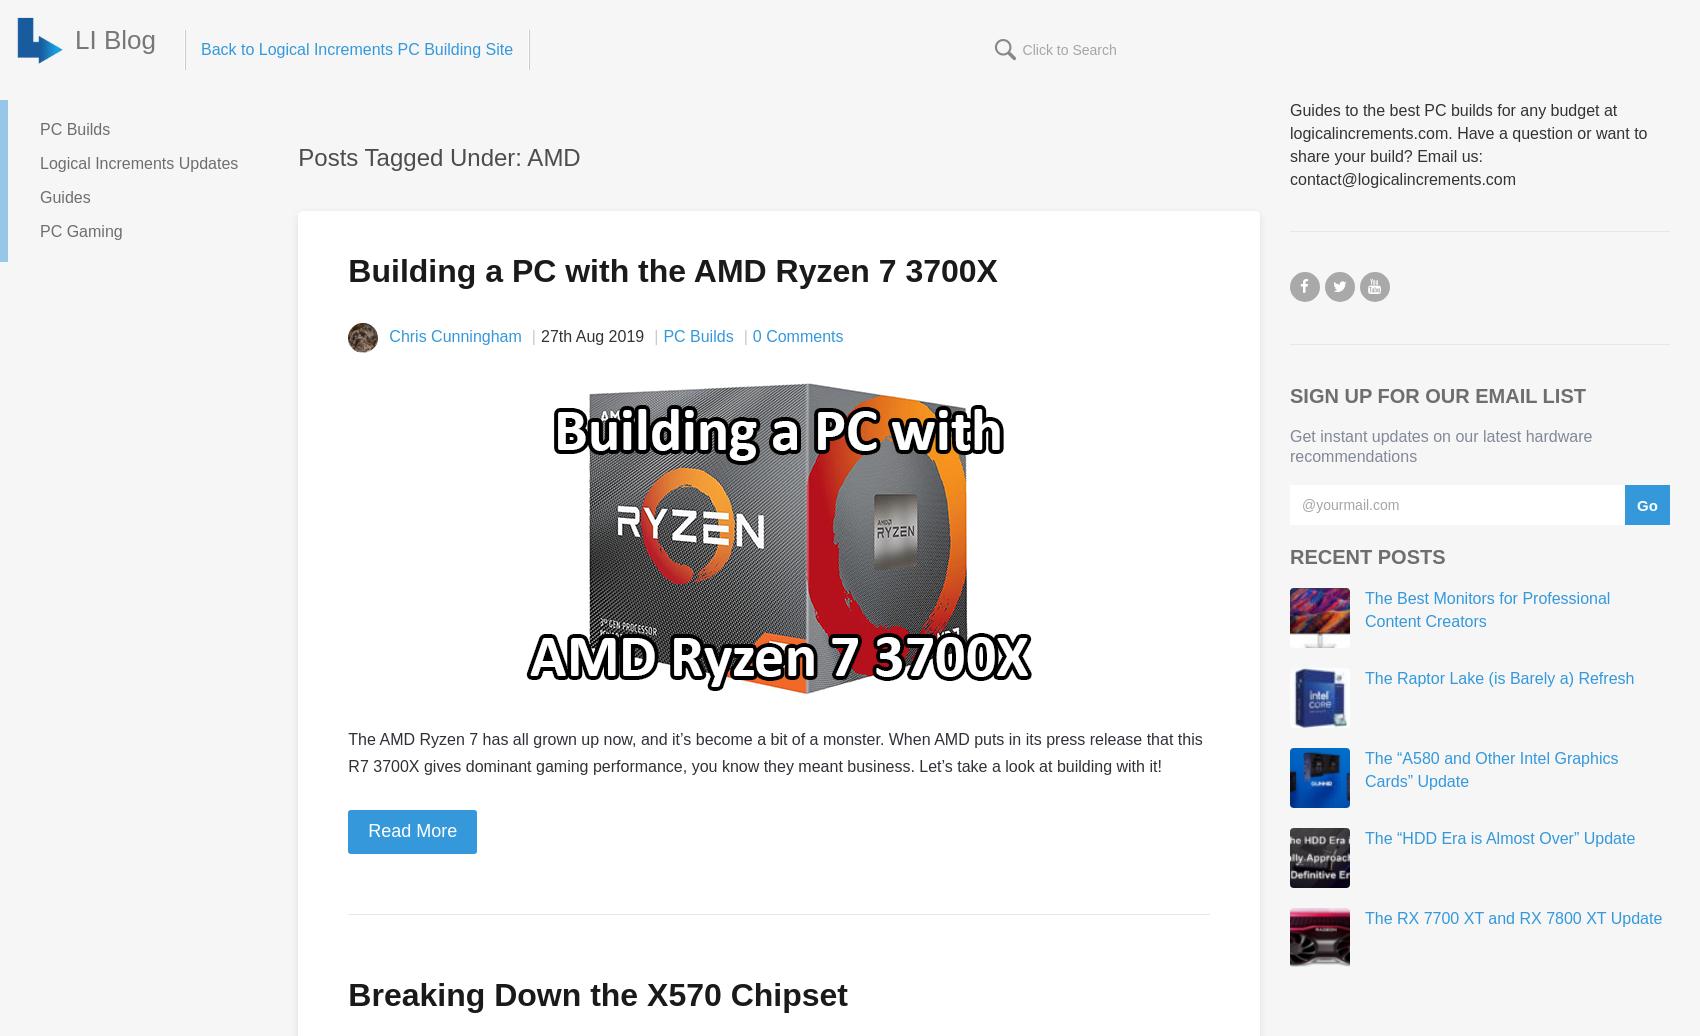 The height and width of the screenshot is (1036, 1700). I want to click on 'Posts Tagged Under: AMD', so click(298, 157).